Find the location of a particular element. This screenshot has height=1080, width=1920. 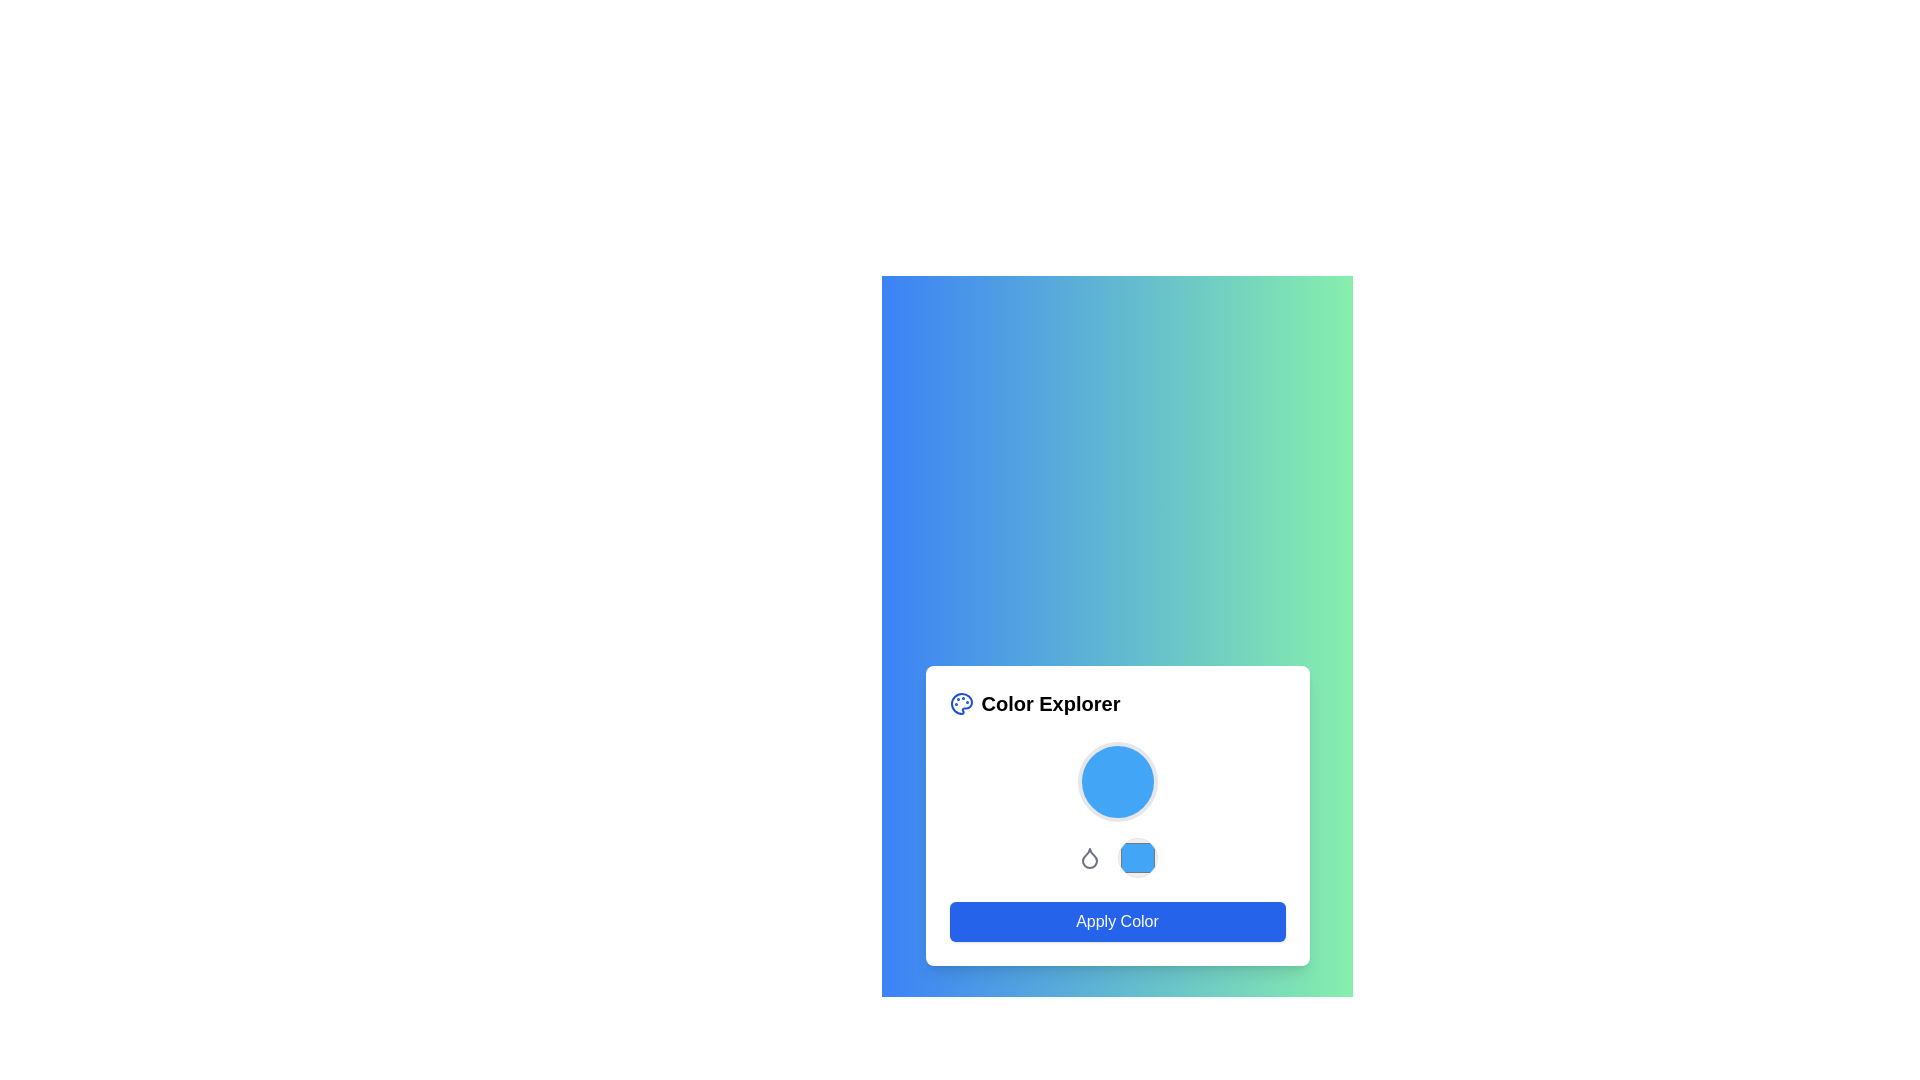

the gray droplet-like icon located in the center-bottom area of the 'Color Explorer' UI card, positioned below a circular blue element and to the left of a smaller blue hexagonal button is located at coordinates (1088, 857).